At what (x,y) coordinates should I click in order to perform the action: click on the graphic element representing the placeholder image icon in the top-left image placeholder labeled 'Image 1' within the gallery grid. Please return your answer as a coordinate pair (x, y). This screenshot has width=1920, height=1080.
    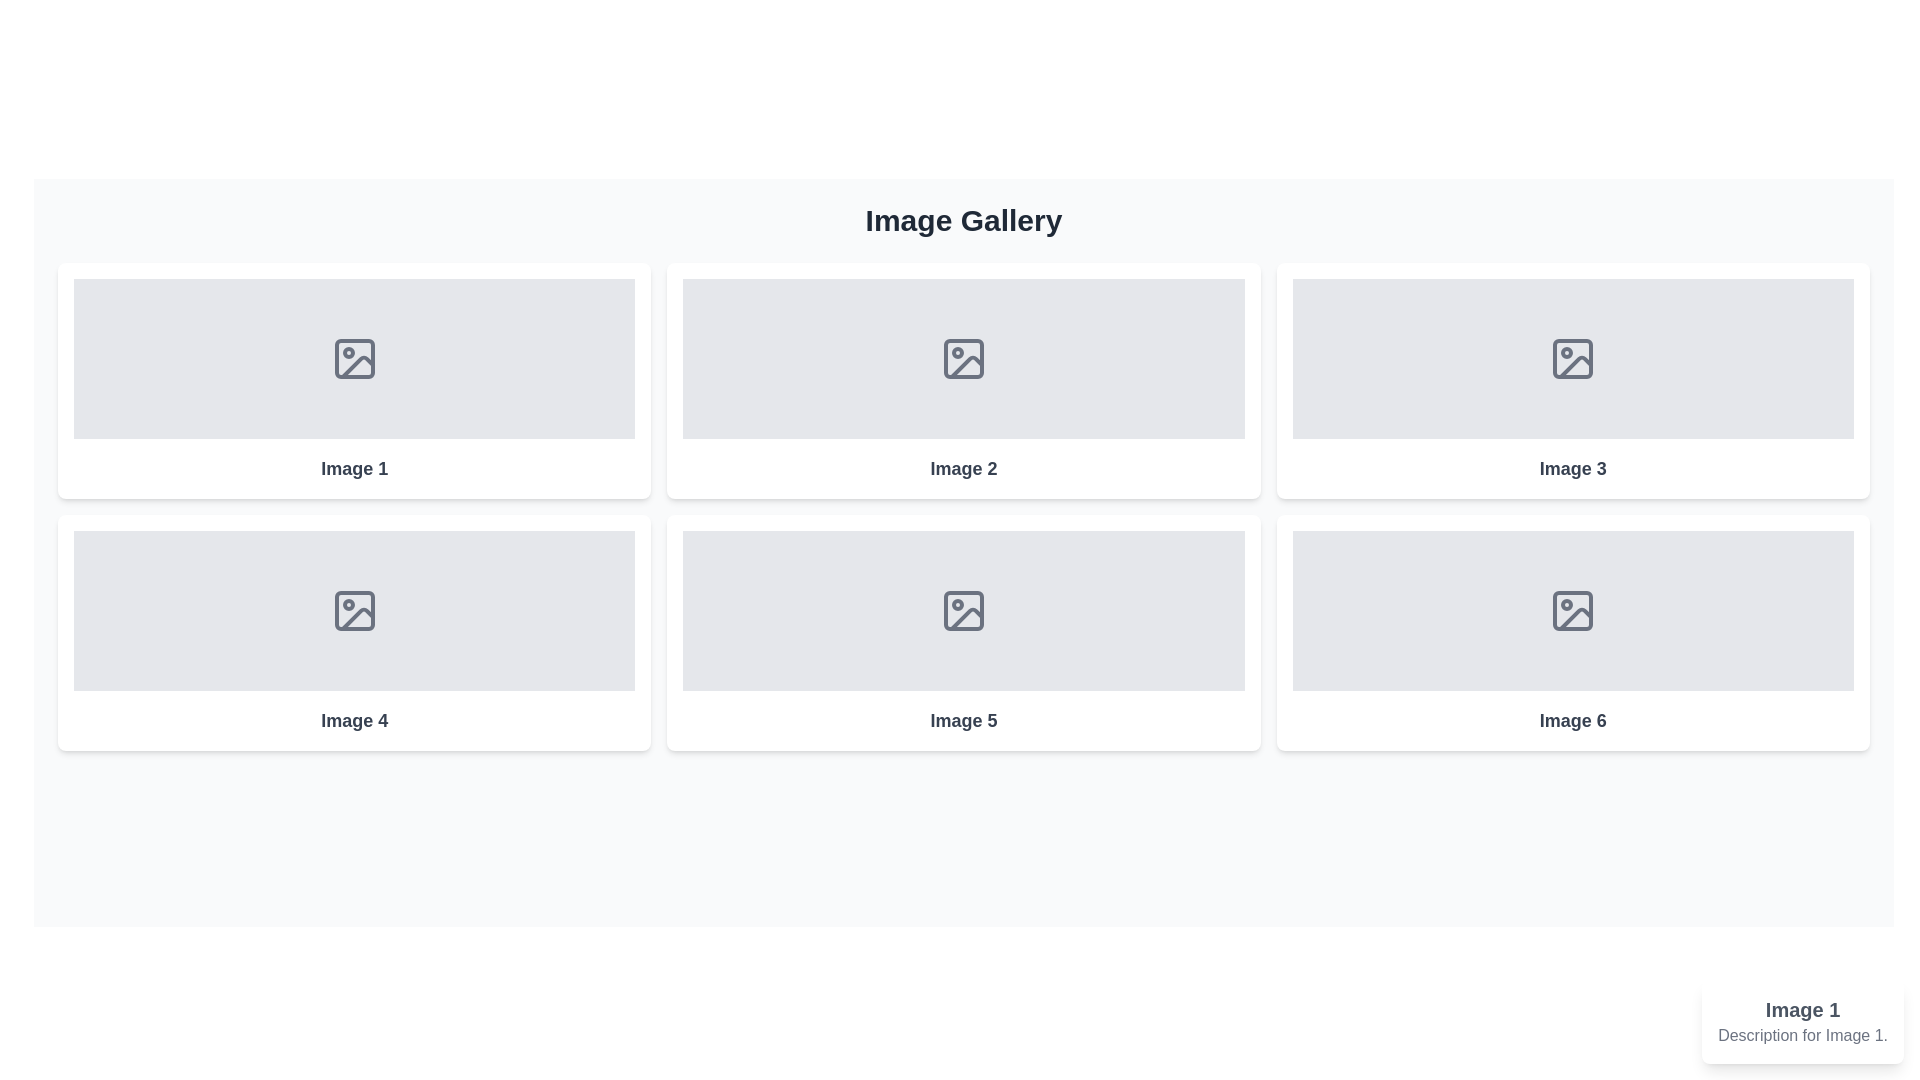
    Looking at the image, I should click on (357, 367).